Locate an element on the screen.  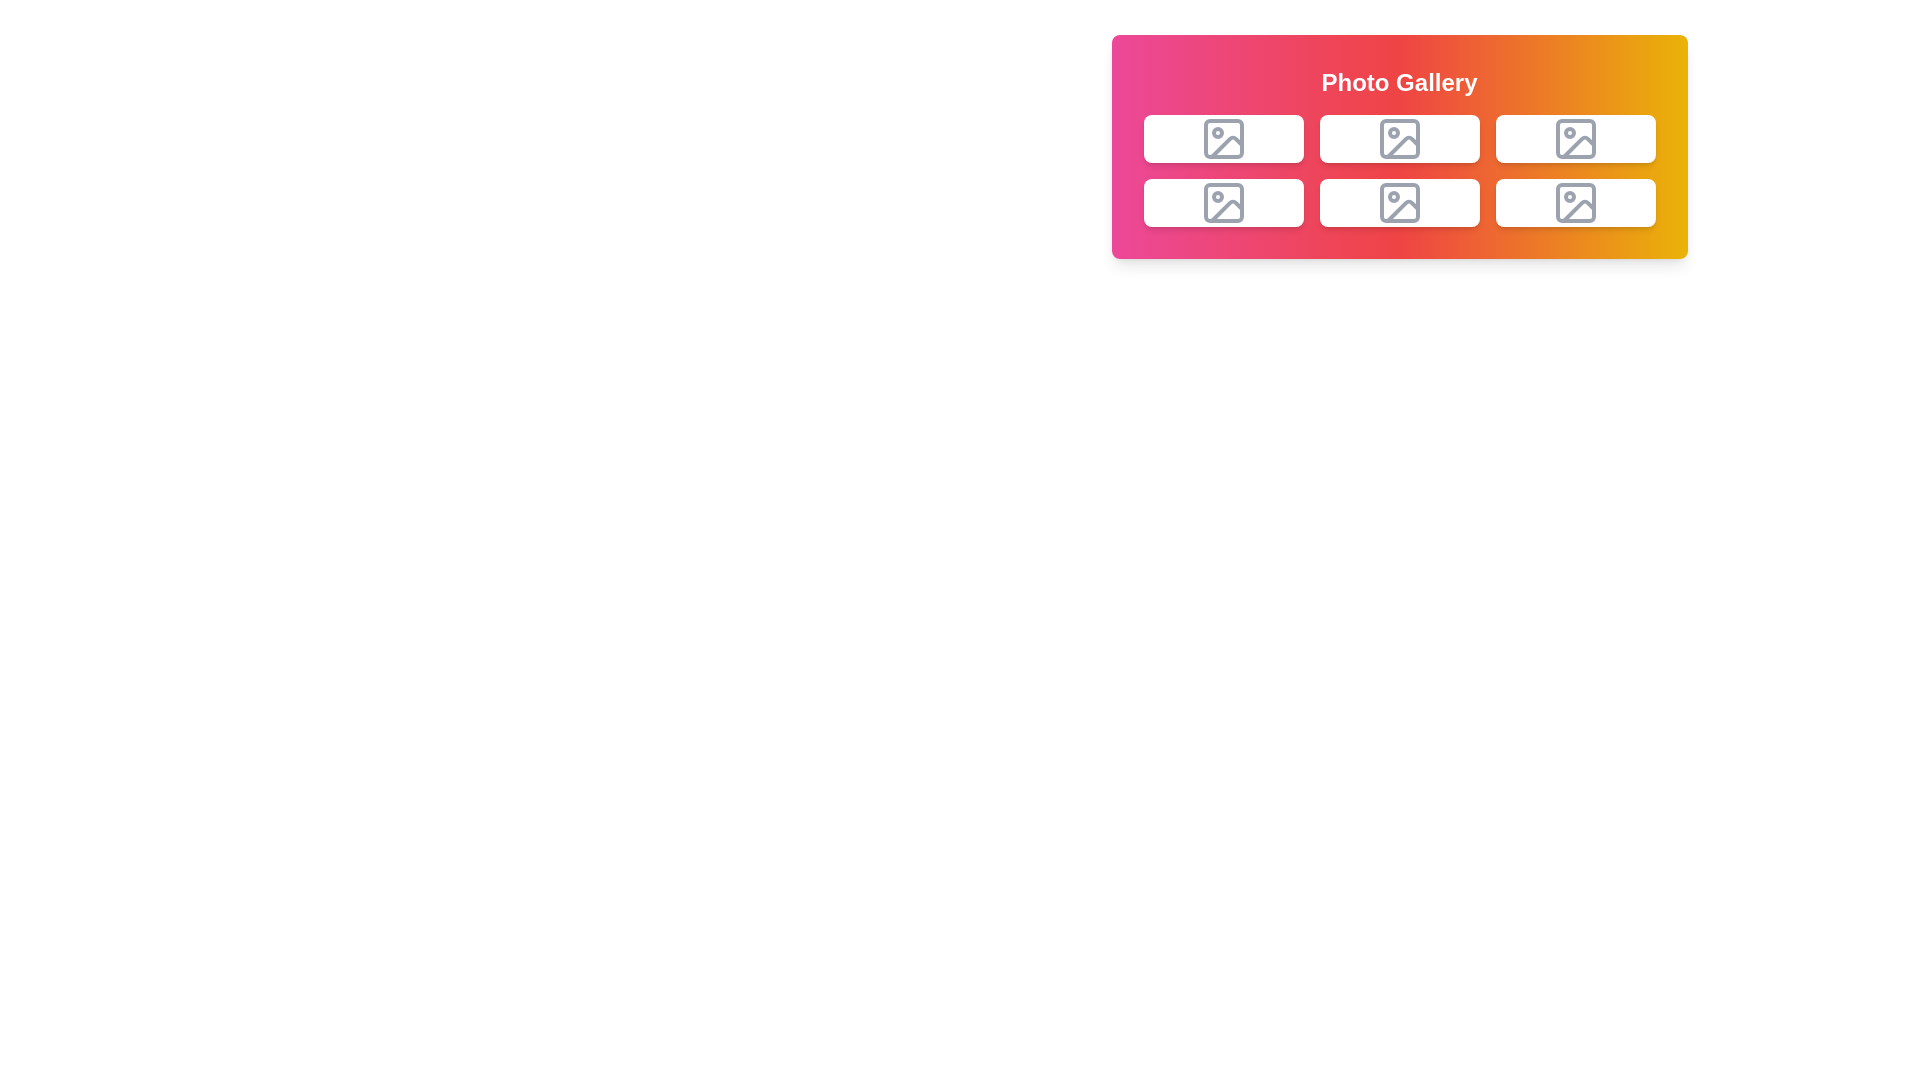
the individual image sections within the 'Photo Gallery' panel that has a vibrant gradient background transitioning from pink to yellow is located at coordinates (1398, 145).